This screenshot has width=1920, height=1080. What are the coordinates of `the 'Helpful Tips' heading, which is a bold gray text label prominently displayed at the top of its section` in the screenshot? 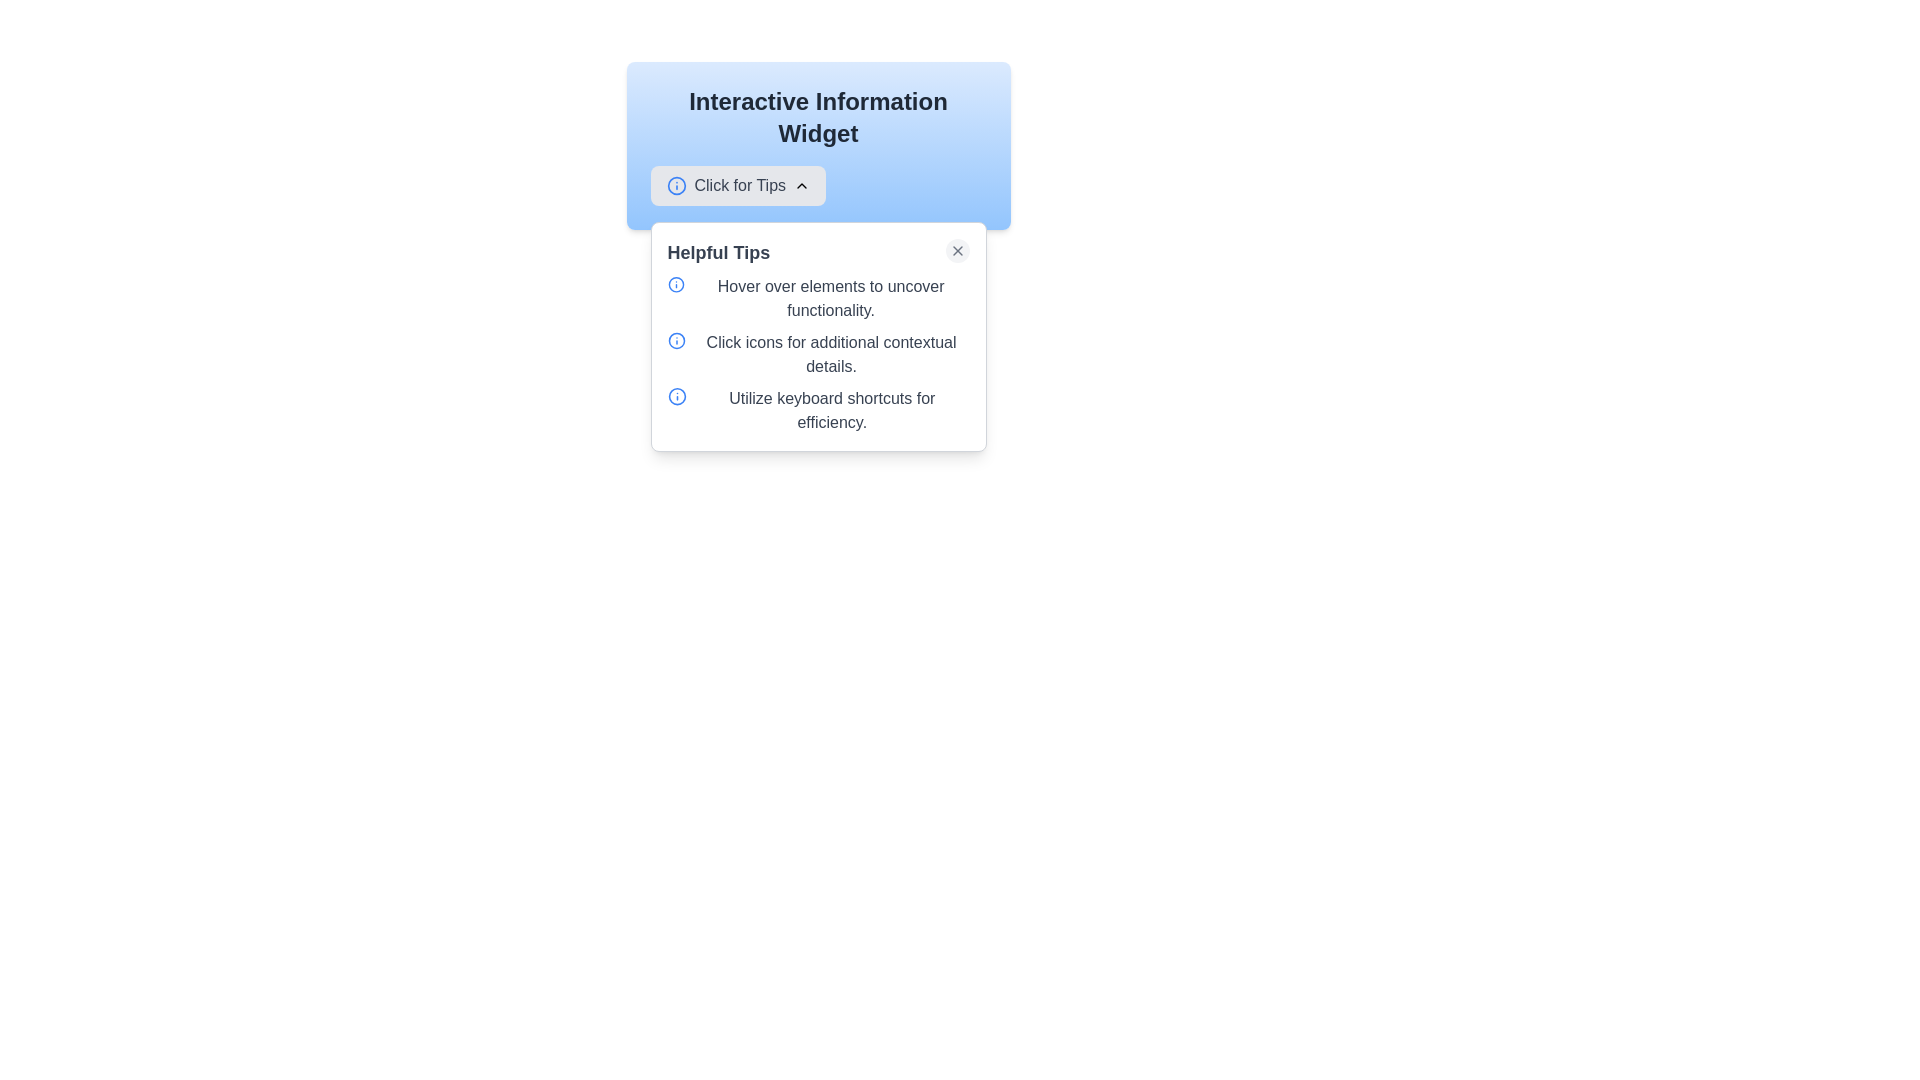 It's located at (718, 252).